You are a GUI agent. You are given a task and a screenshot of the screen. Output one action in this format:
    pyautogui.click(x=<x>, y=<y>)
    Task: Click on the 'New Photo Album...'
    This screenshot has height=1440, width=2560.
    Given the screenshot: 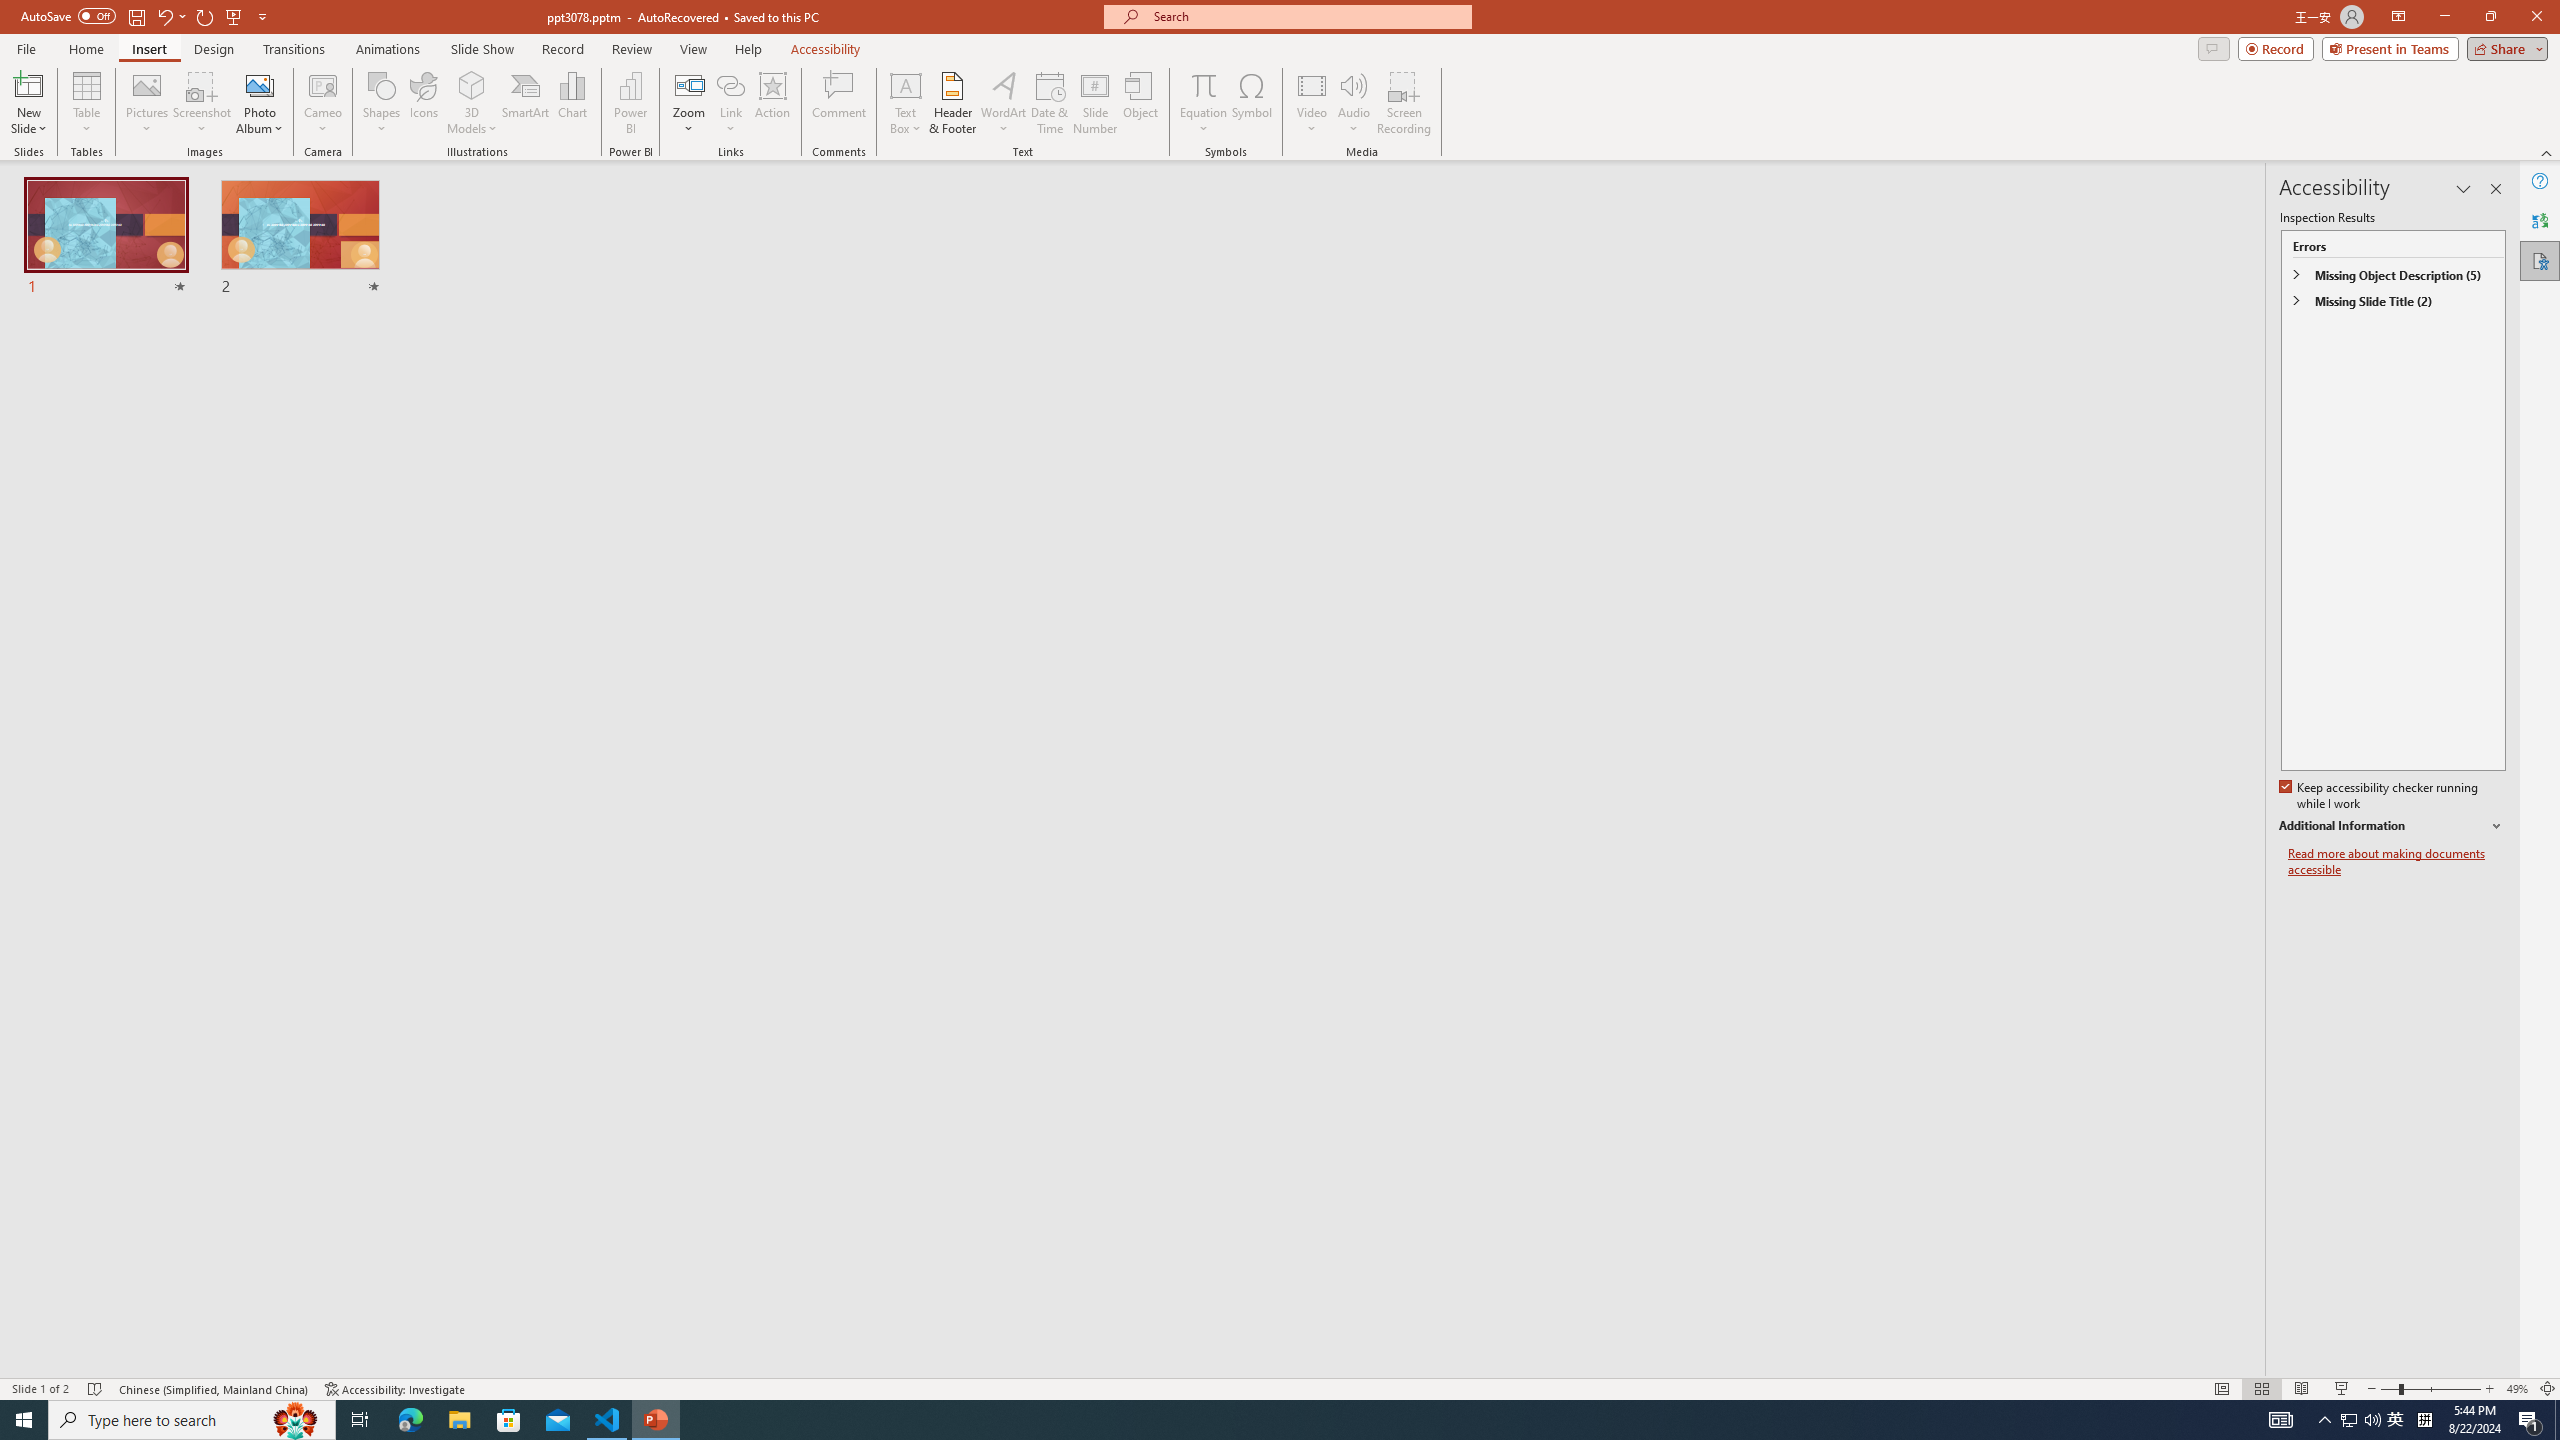 What is the action you would take?
    pyautogui.click(x=258, y=84)
    